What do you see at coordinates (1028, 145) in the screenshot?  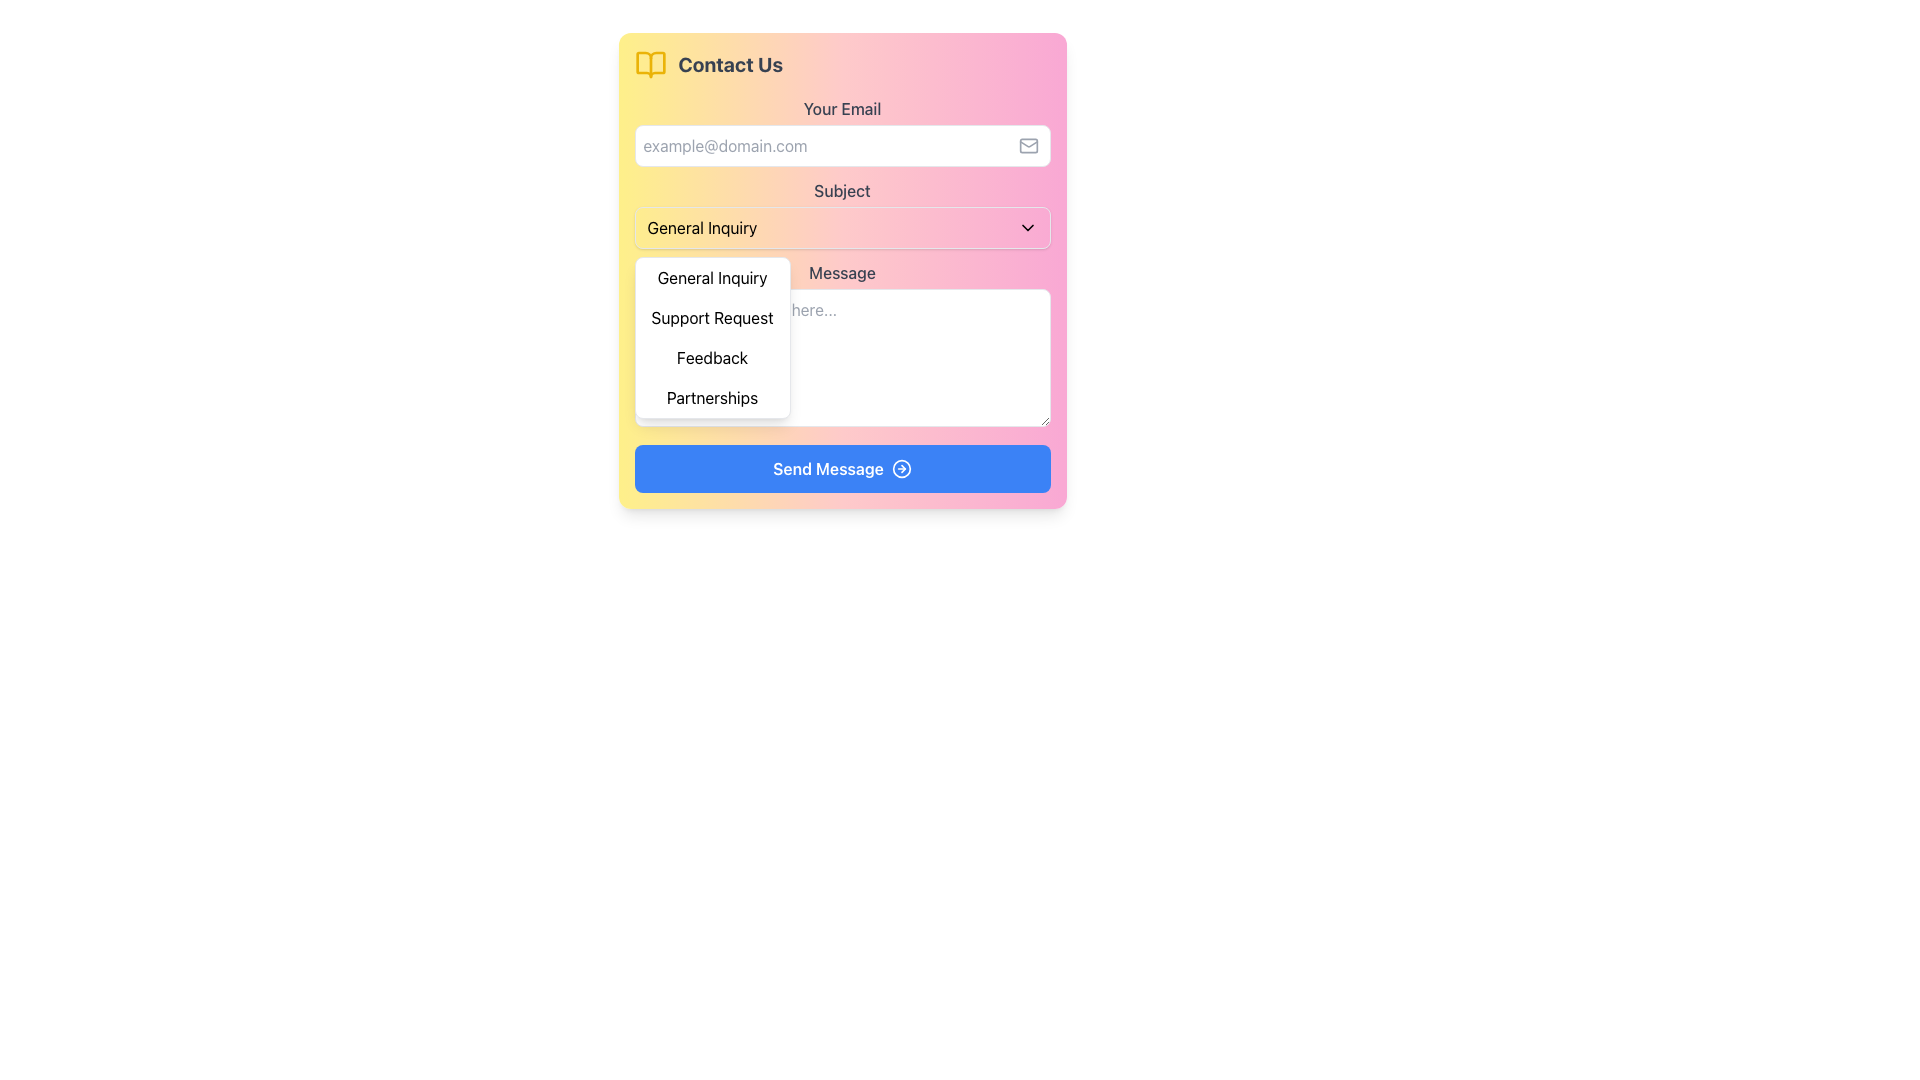 I see `the mail icon, which is a minimalist gray envelope` at bounding box center [1028, 145].